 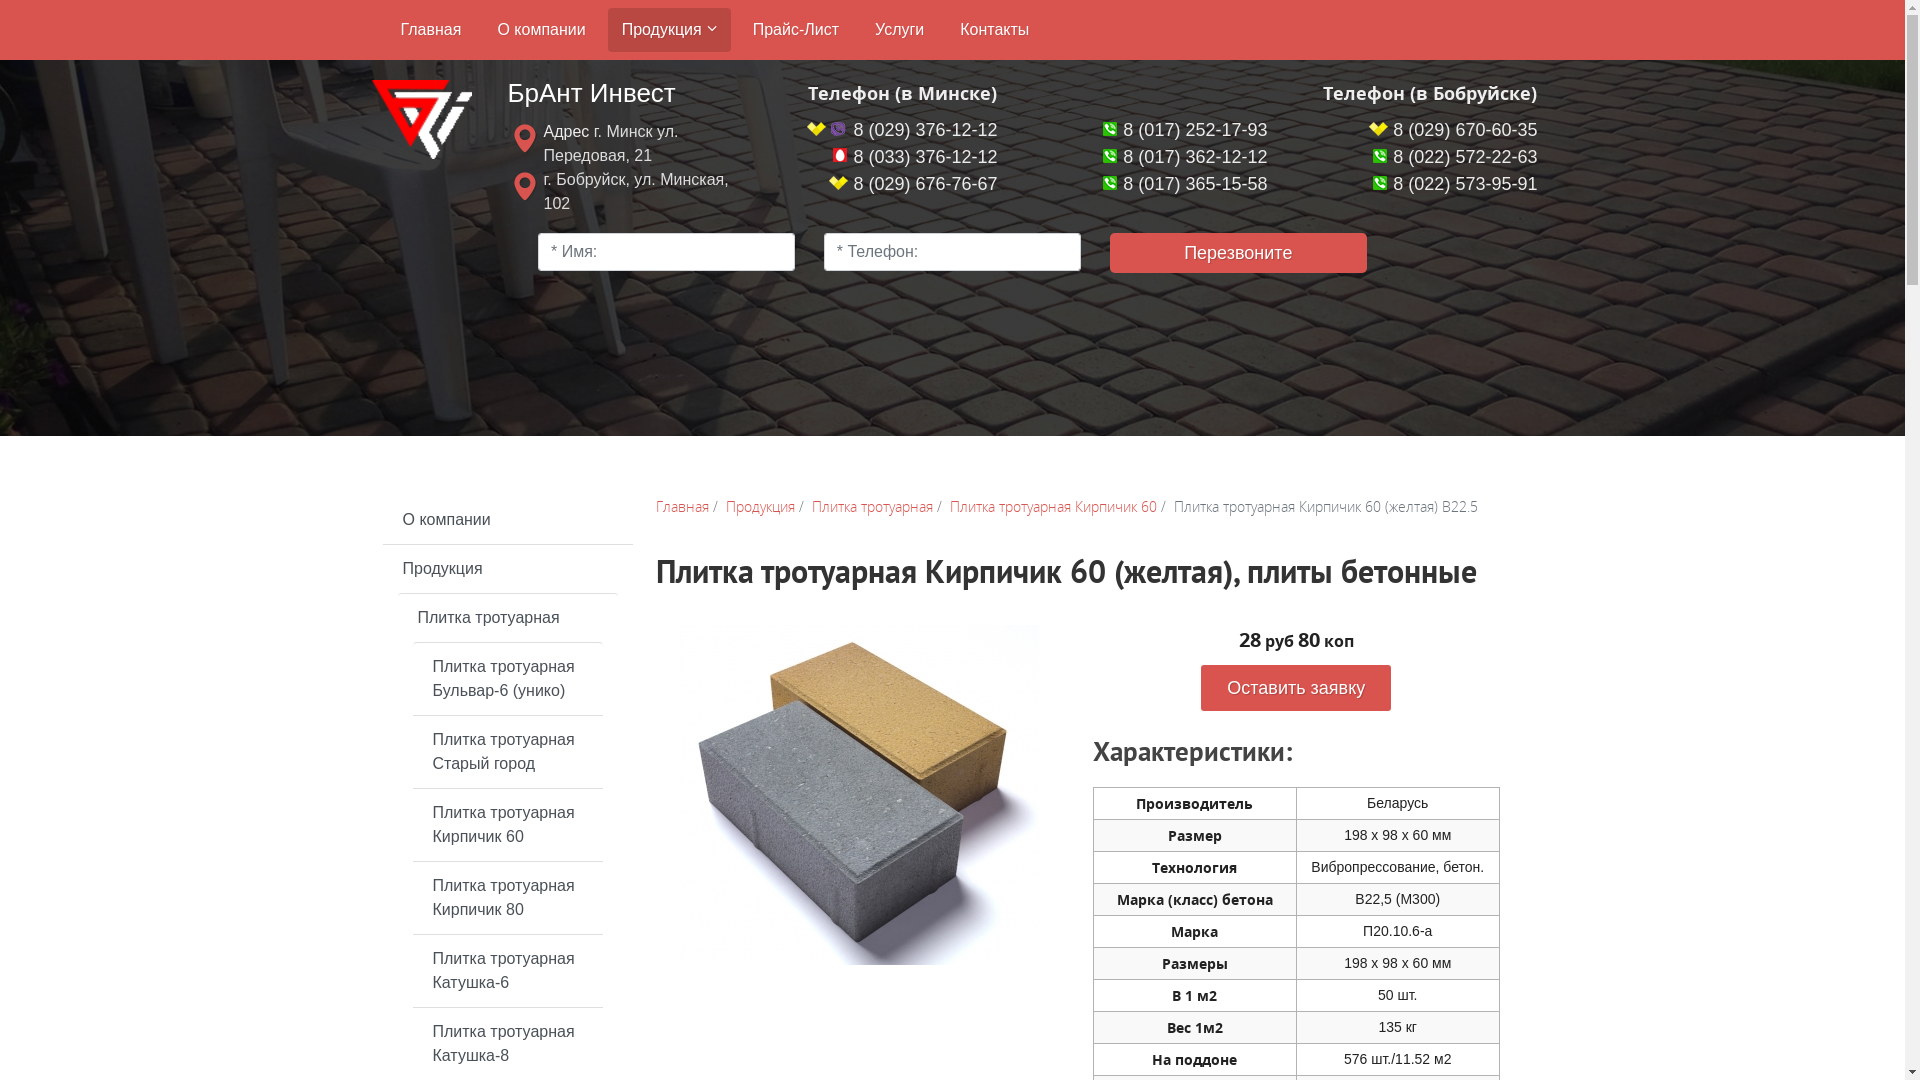 What do you see at coordinates (1185, 156) in the screenshot?
I see `'8 (017) 362-12-12'` at bounding box center [1185, 156].